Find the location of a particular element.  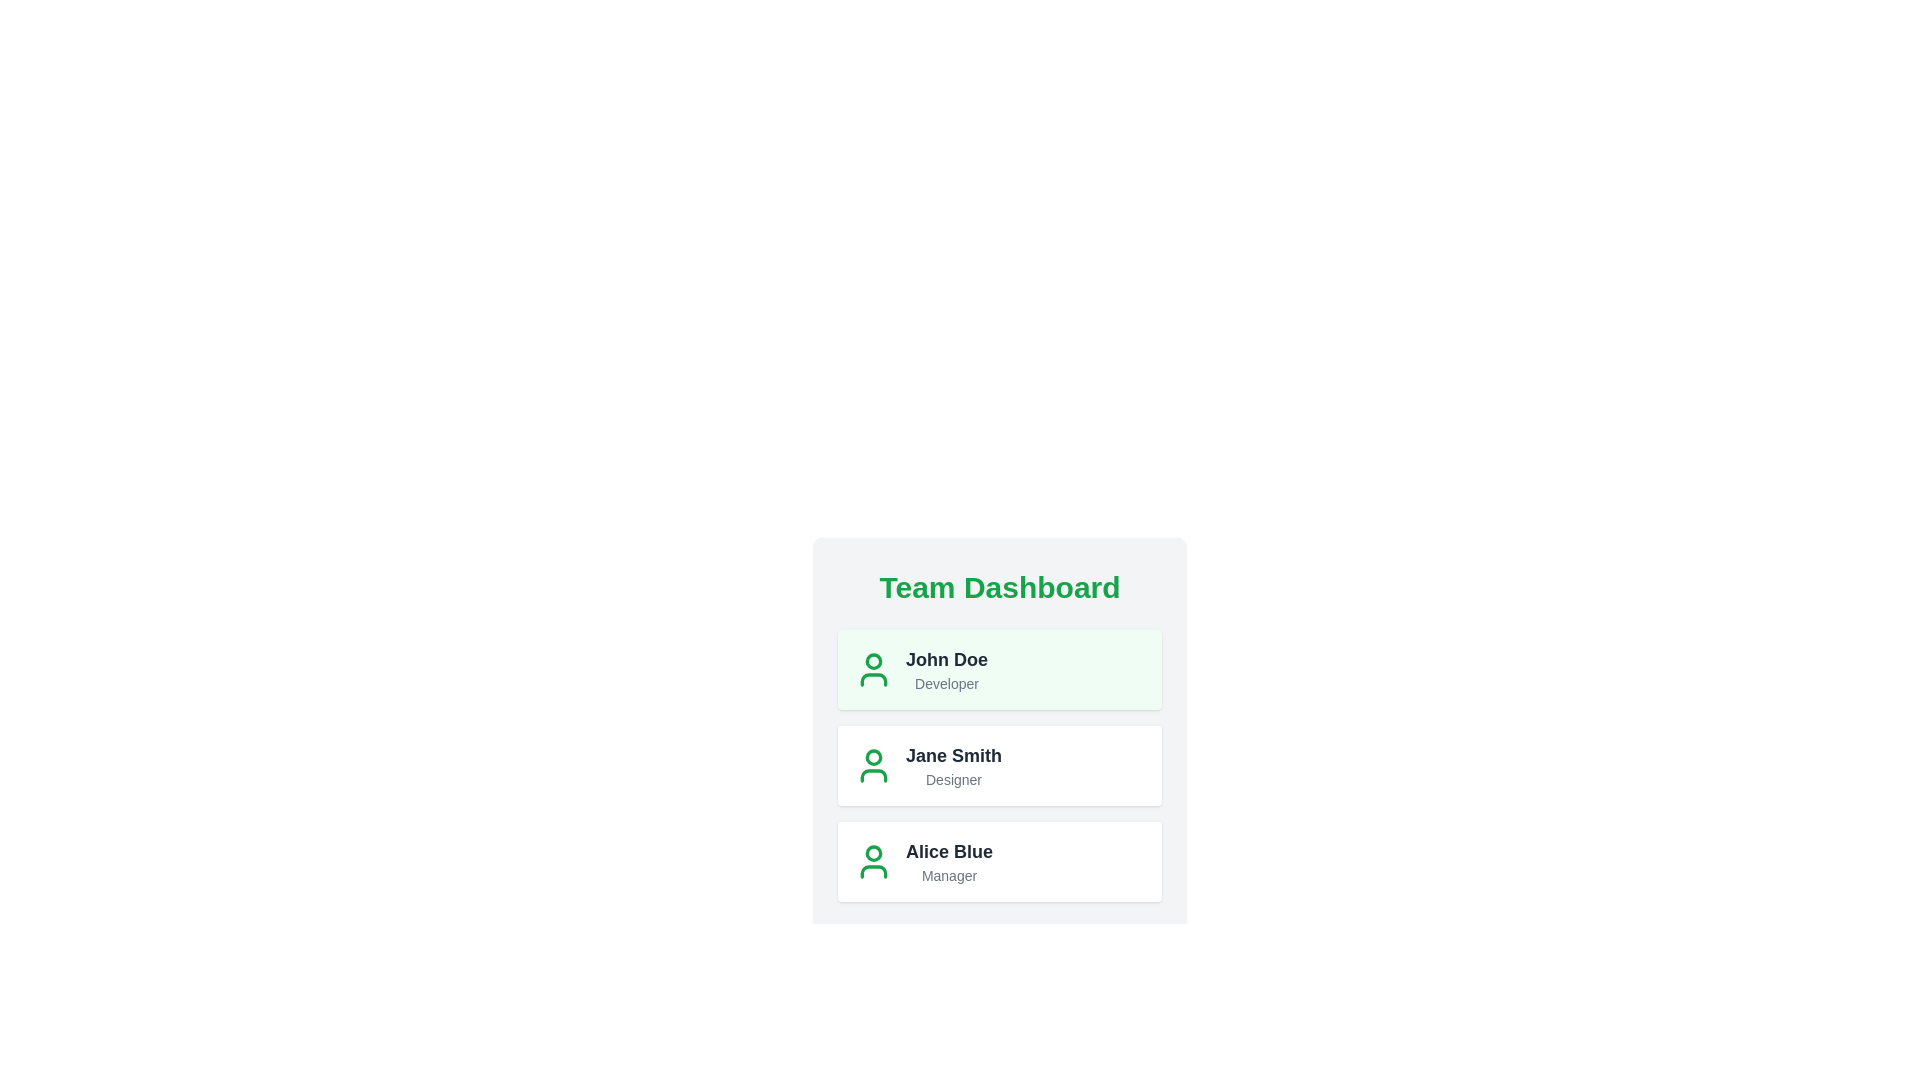

the neighboring elements in the list by clicking on the text label 'Jane Smith - Designer', which is the second user in the 'Team Dashboard' section is located at coordinates (953, 765).